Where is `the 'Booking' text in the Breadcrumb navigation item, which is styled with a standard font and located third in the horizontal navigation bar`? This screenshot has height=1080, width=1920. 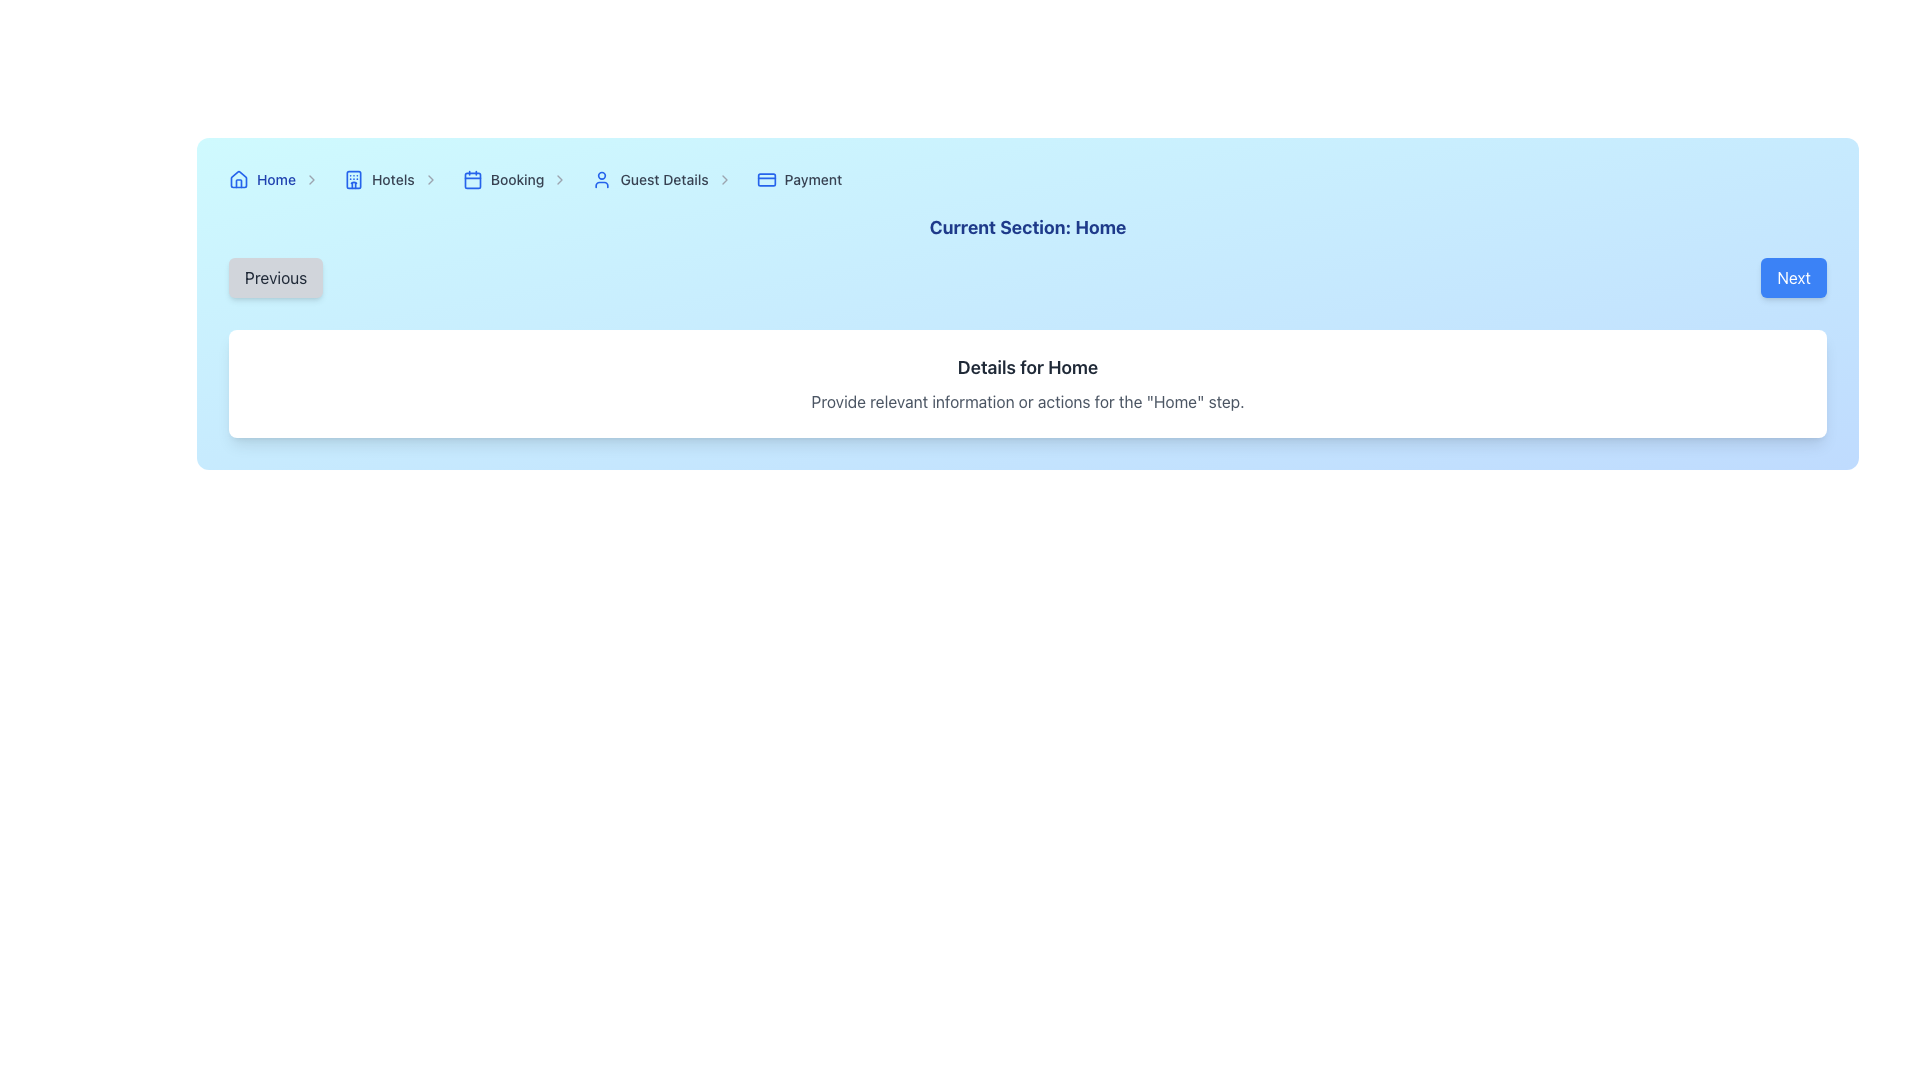
the 'Booking' text in the Breadcrumb navigation item, which is styled with a standard font and located third in the horizontal navigation bar is located at coordinates (519, 180).